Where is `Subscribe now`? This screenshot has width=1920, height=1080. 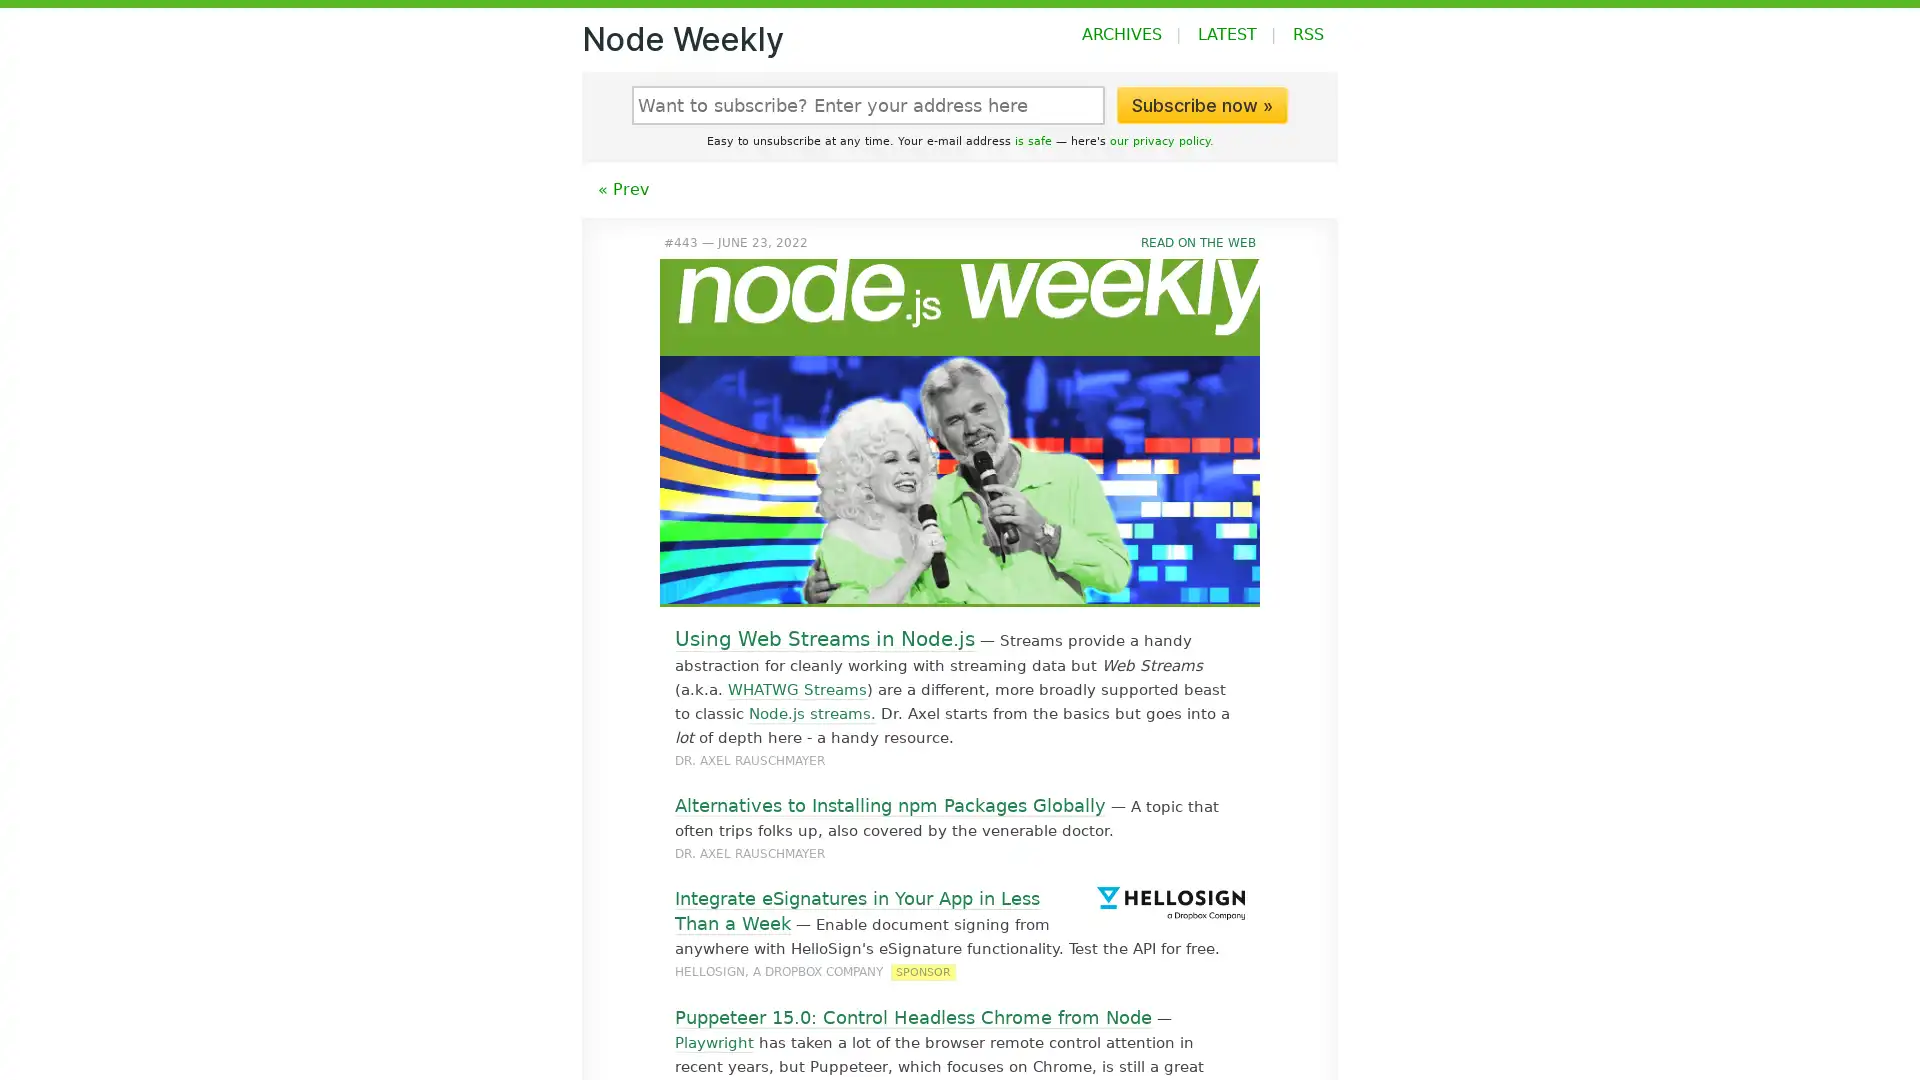 Subscribe now is located at coordinates (1201, 105).